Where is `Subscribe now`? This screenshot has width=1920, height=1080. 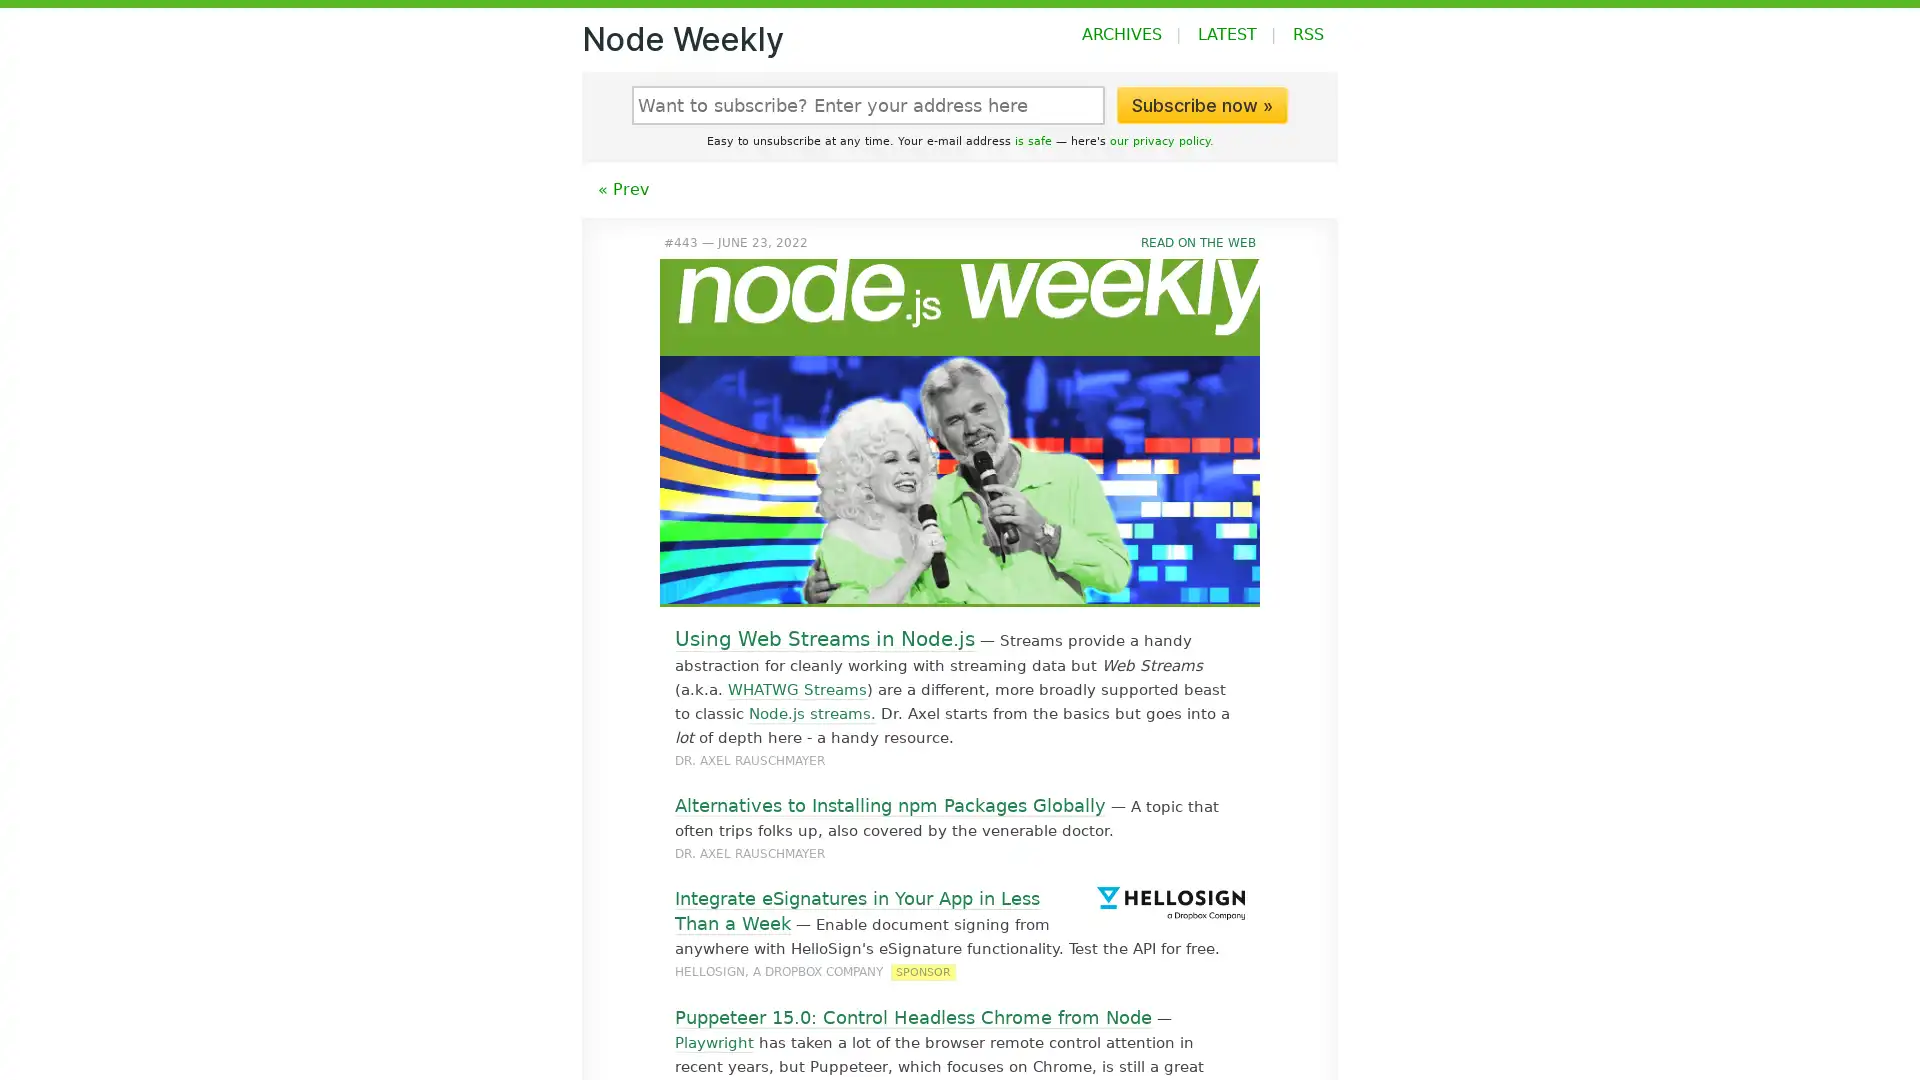 Subscribe now is located at coordinates (1201, 105).